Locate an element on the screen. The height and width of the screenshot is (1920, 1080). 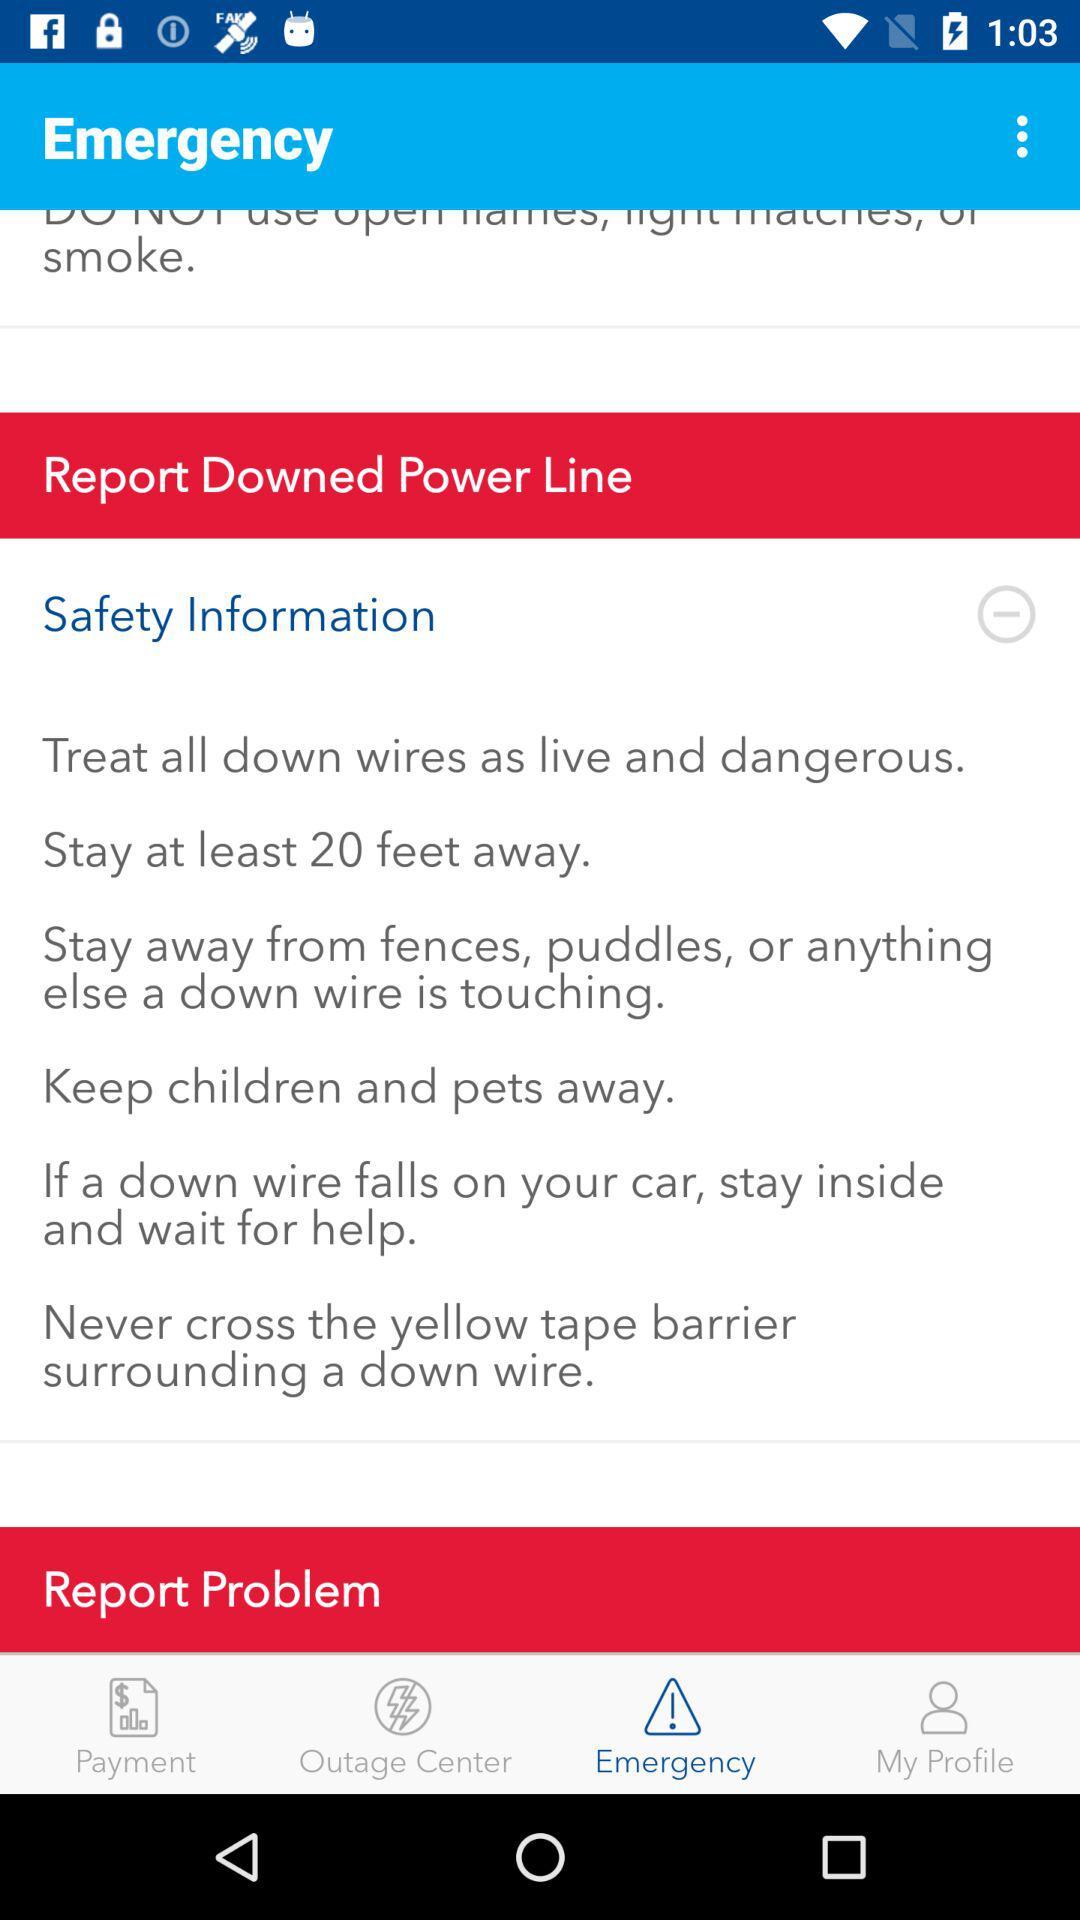
payment is located at coordinates (135, 1723).